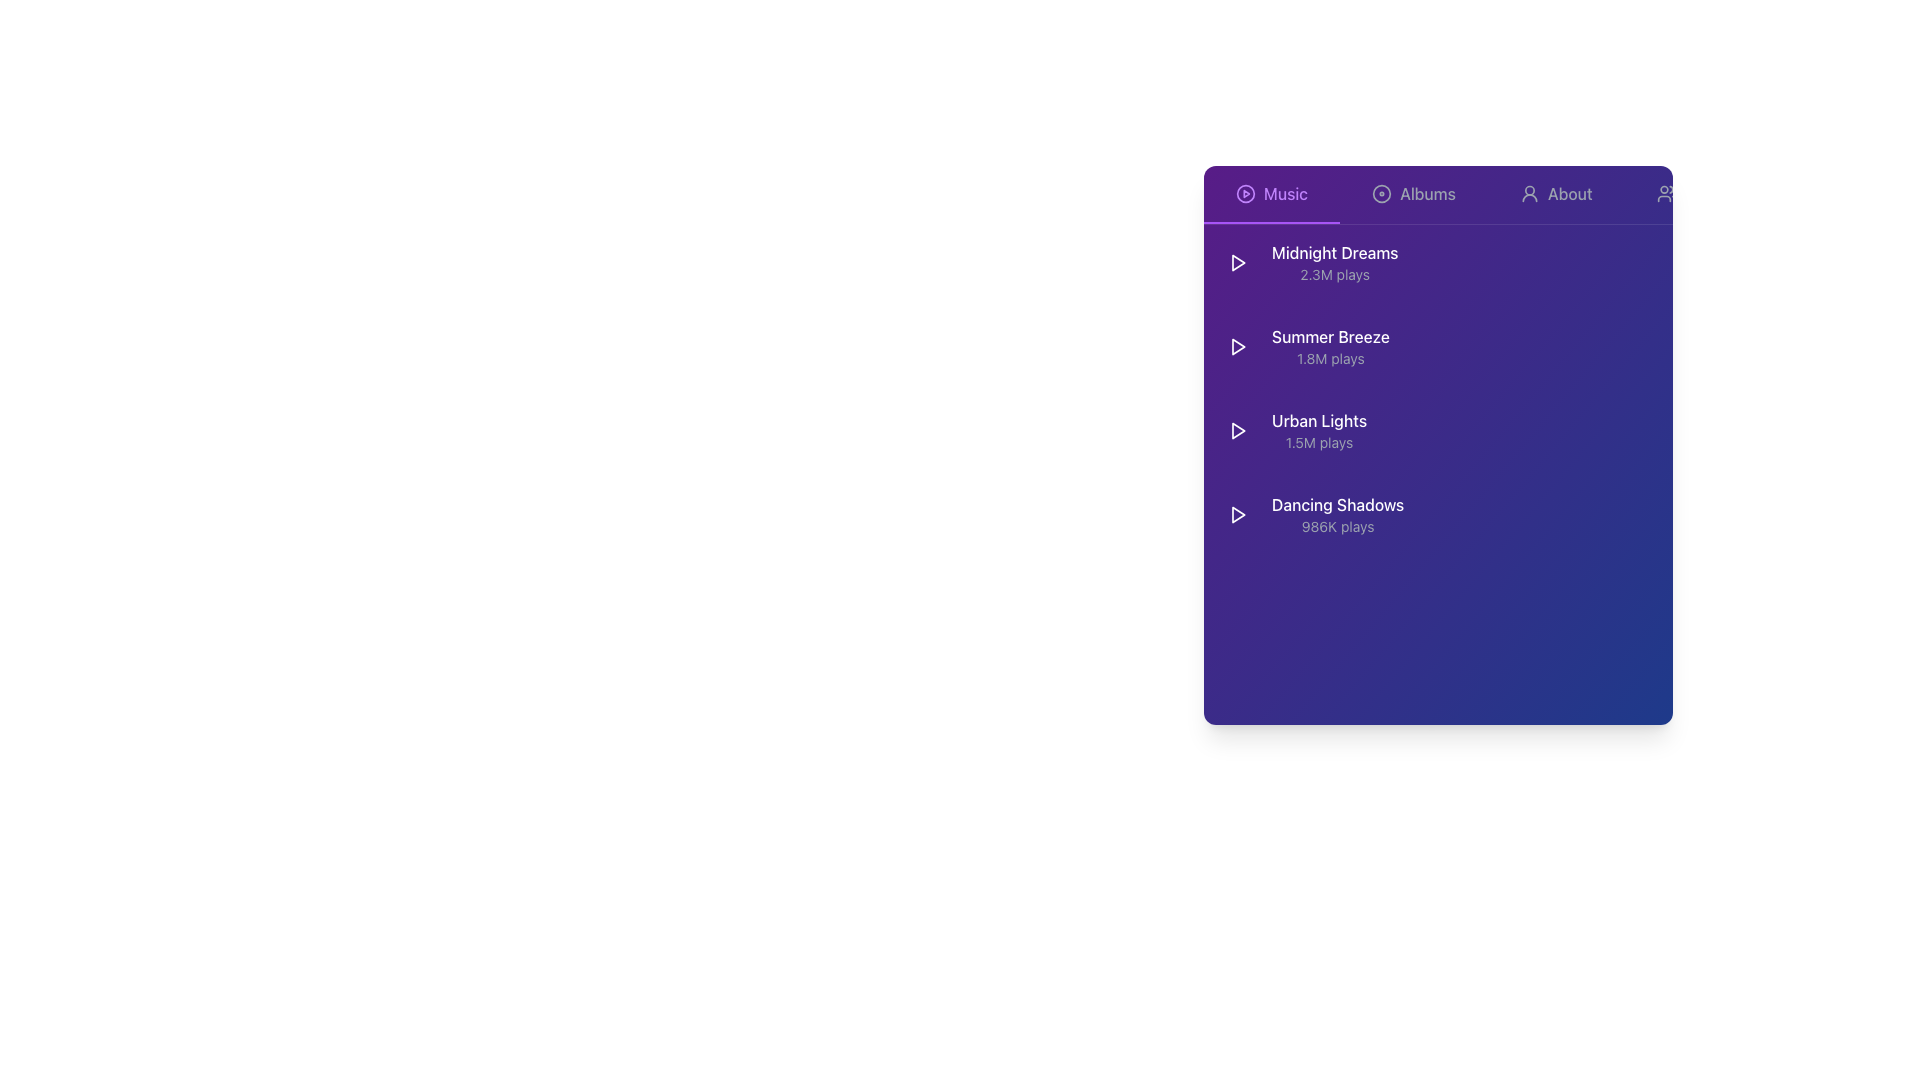 This screenshot has height=1080, width=1920. What do you see at coordinates (1555, 195) in the screenshot?
I see `the 'About' navigation tab, which features a user silhouette icon and is part of a horizontal navigation bar` at bounding box center [1555, 195].